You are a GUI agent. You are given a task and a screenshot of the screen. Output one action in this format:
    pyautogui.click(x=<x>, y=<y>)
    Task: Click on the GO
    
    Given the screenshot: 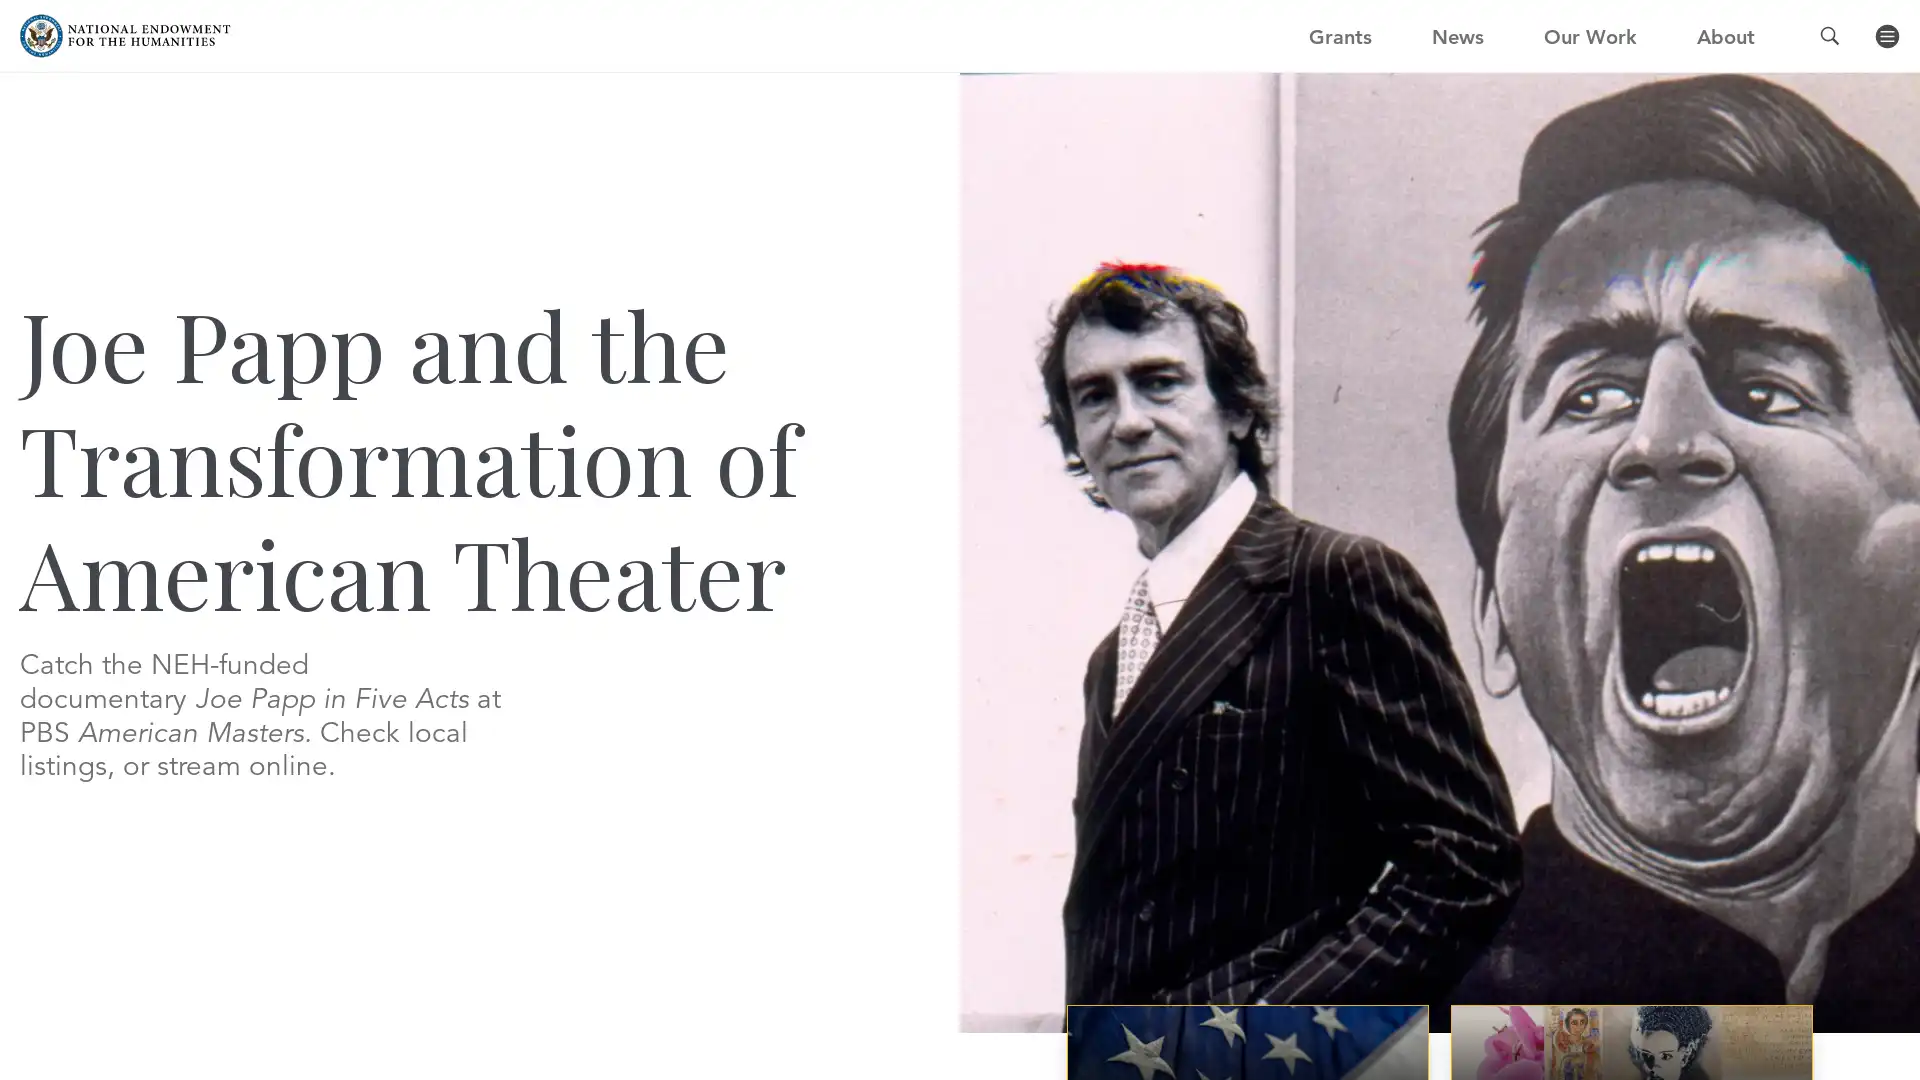 What is the action you would take?
    pyautogui.click(x=1297, y=65)
    